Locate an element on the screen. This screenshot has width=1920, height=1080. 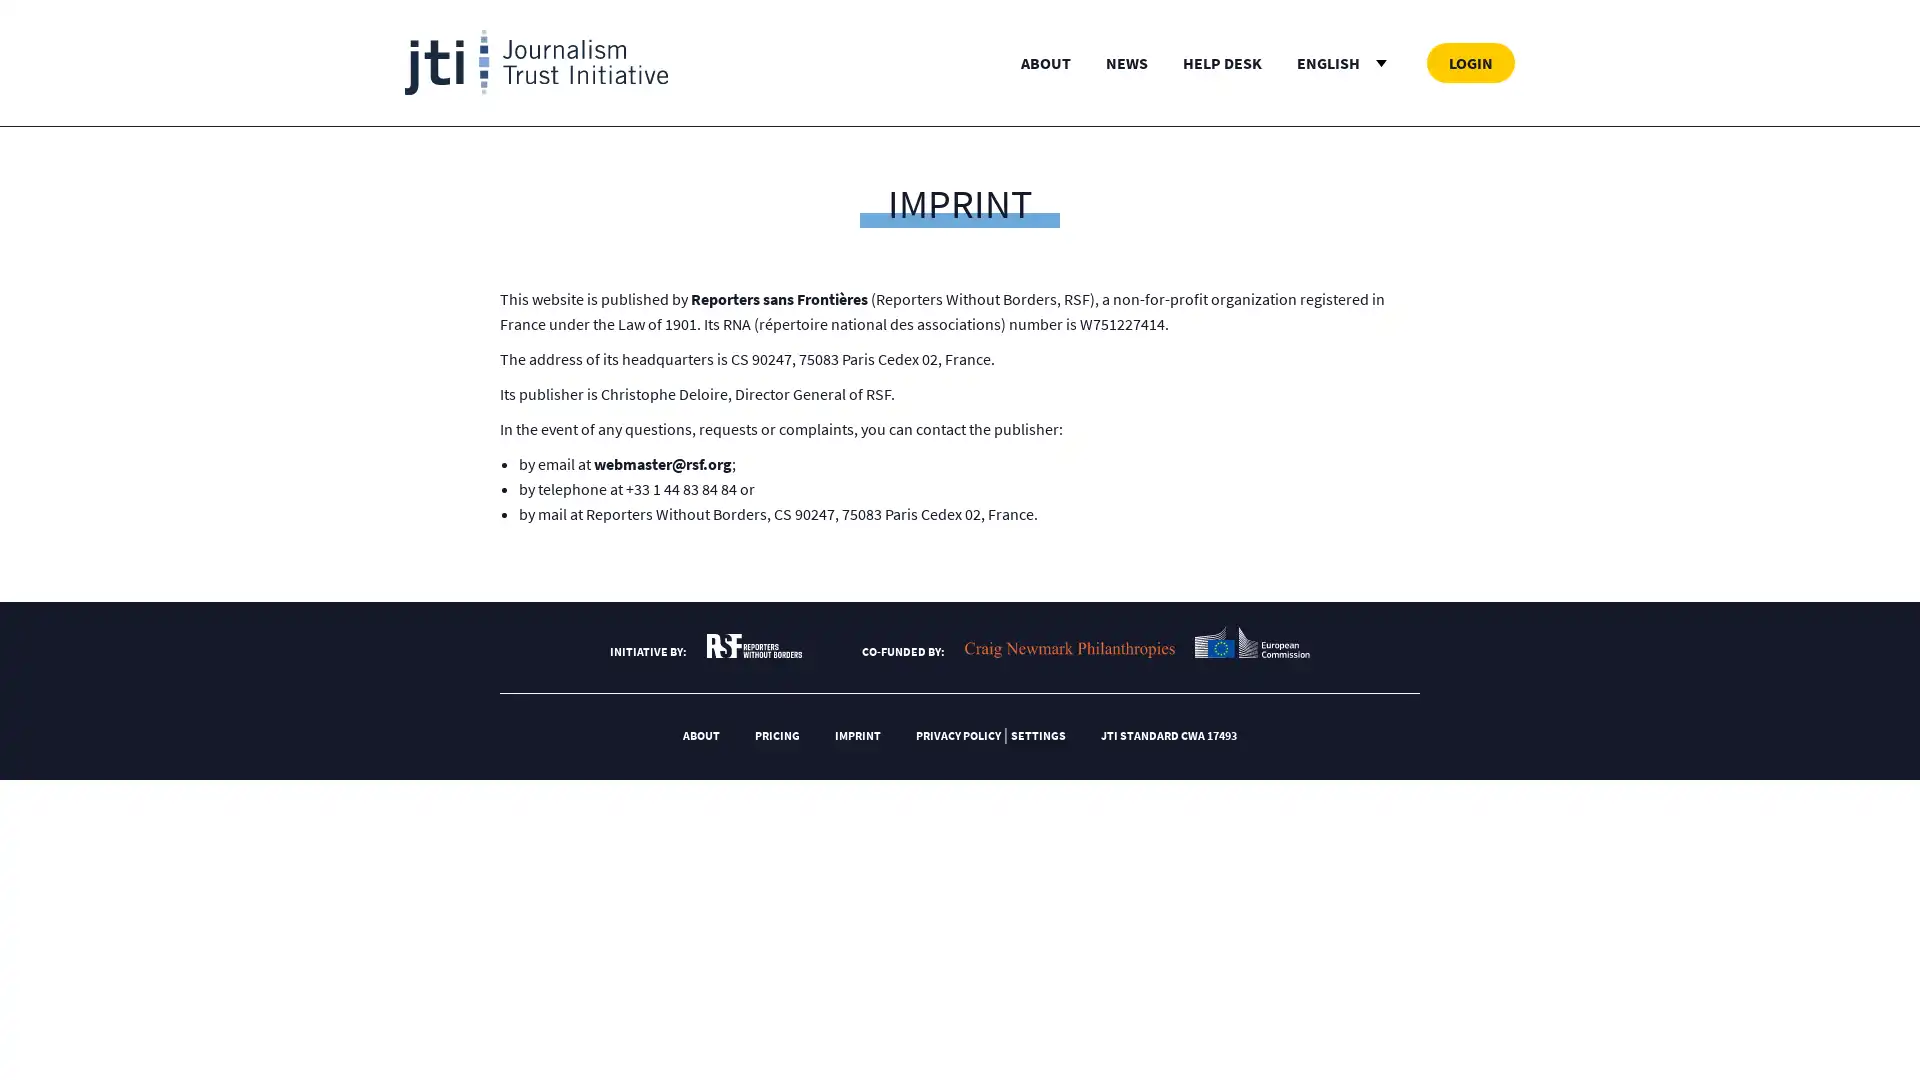
Accept All is located at coordinates (1156, 654).